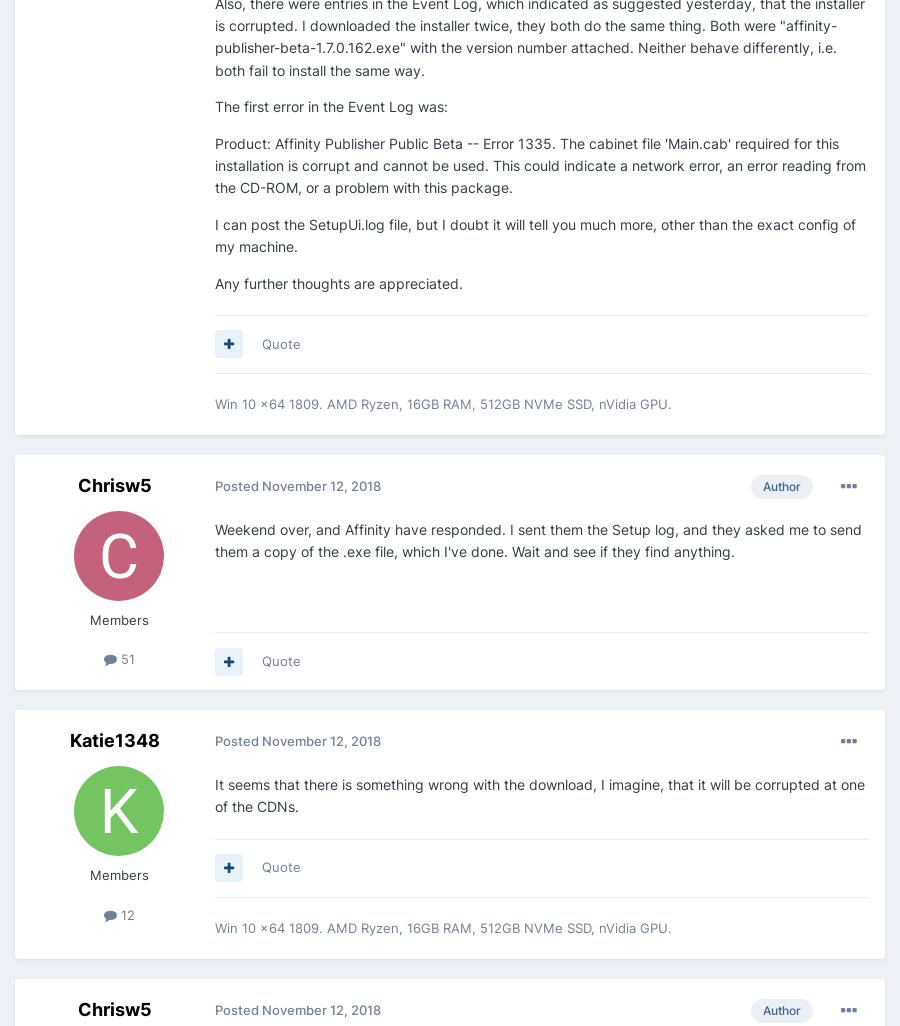 This screenshot has width=900, height=1026. Describe the element at coordinates (125, 912) in the screenshot. I see `'12'` at that location.